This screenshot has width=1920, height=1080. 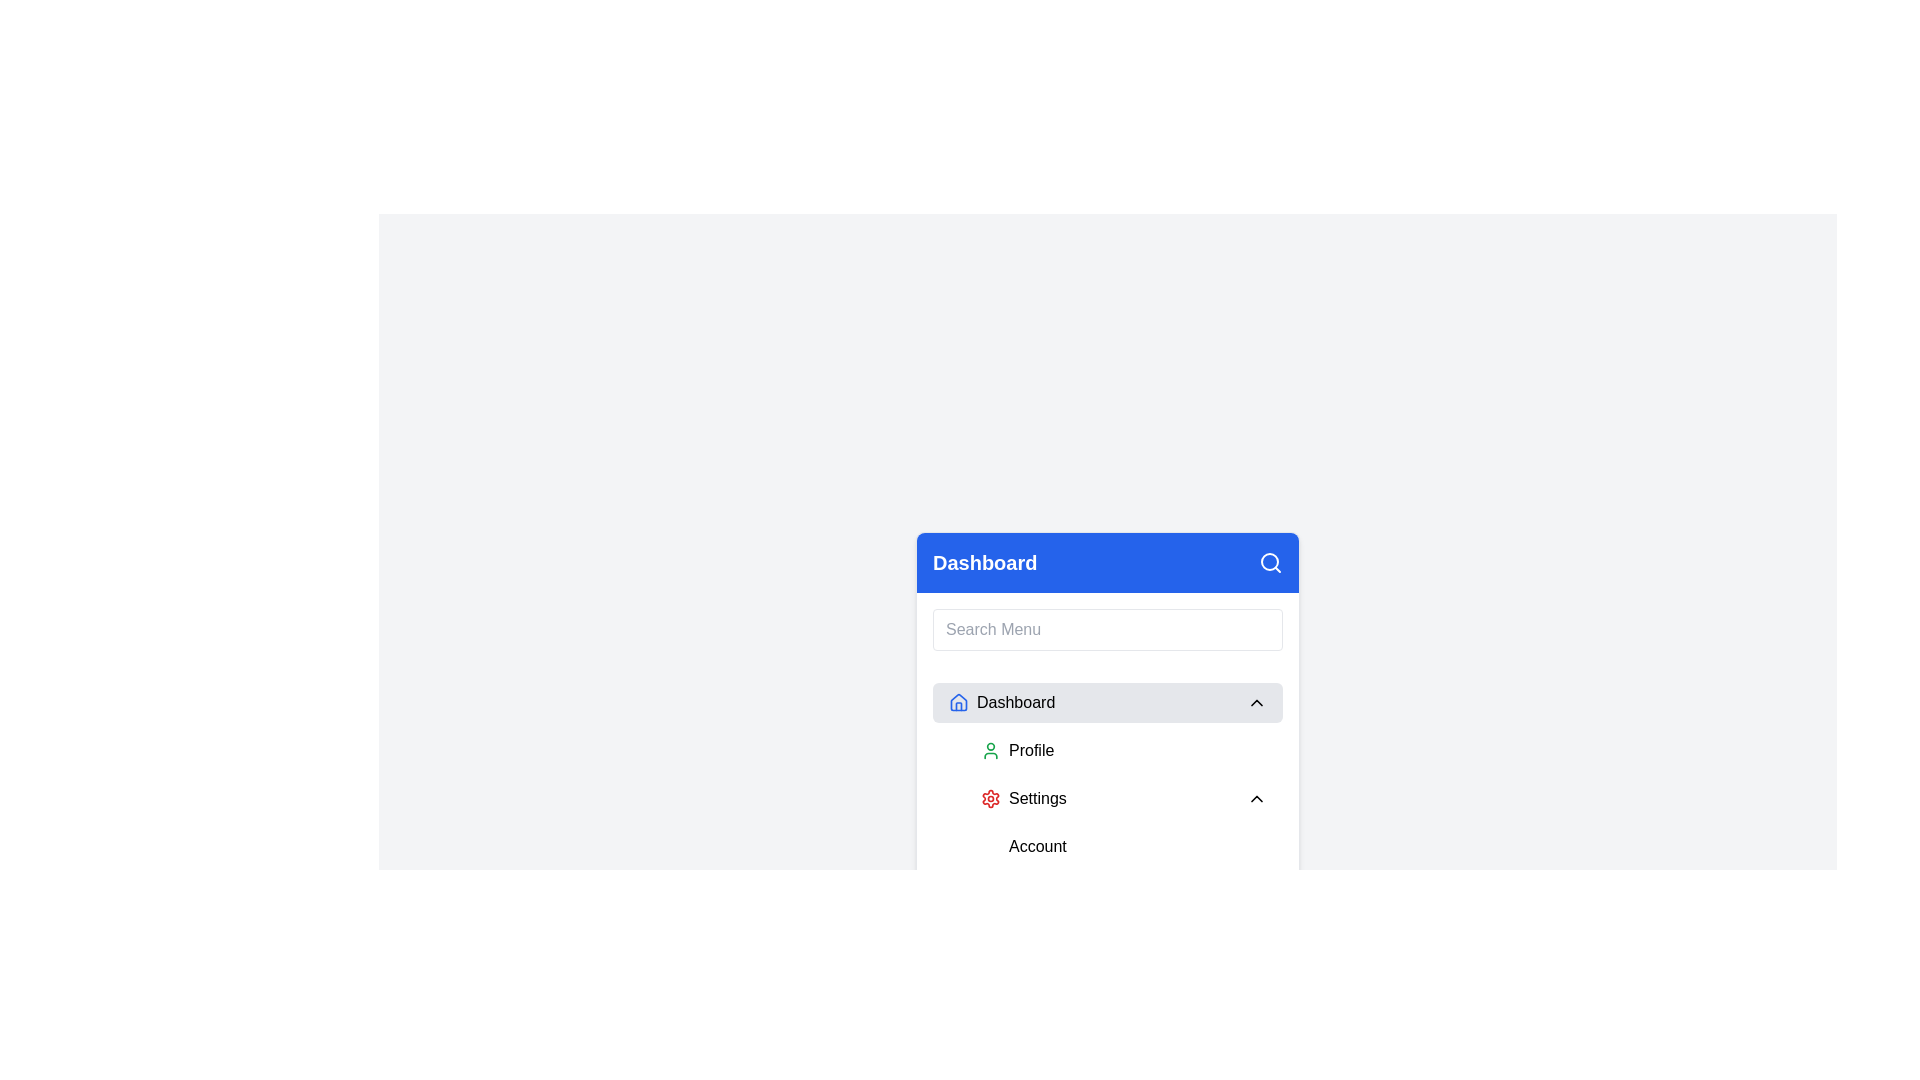 I want to click on the user silhouette icon with green lines located in the left sidebar menu under the 'Profile' label, so click(x=990, y=751).